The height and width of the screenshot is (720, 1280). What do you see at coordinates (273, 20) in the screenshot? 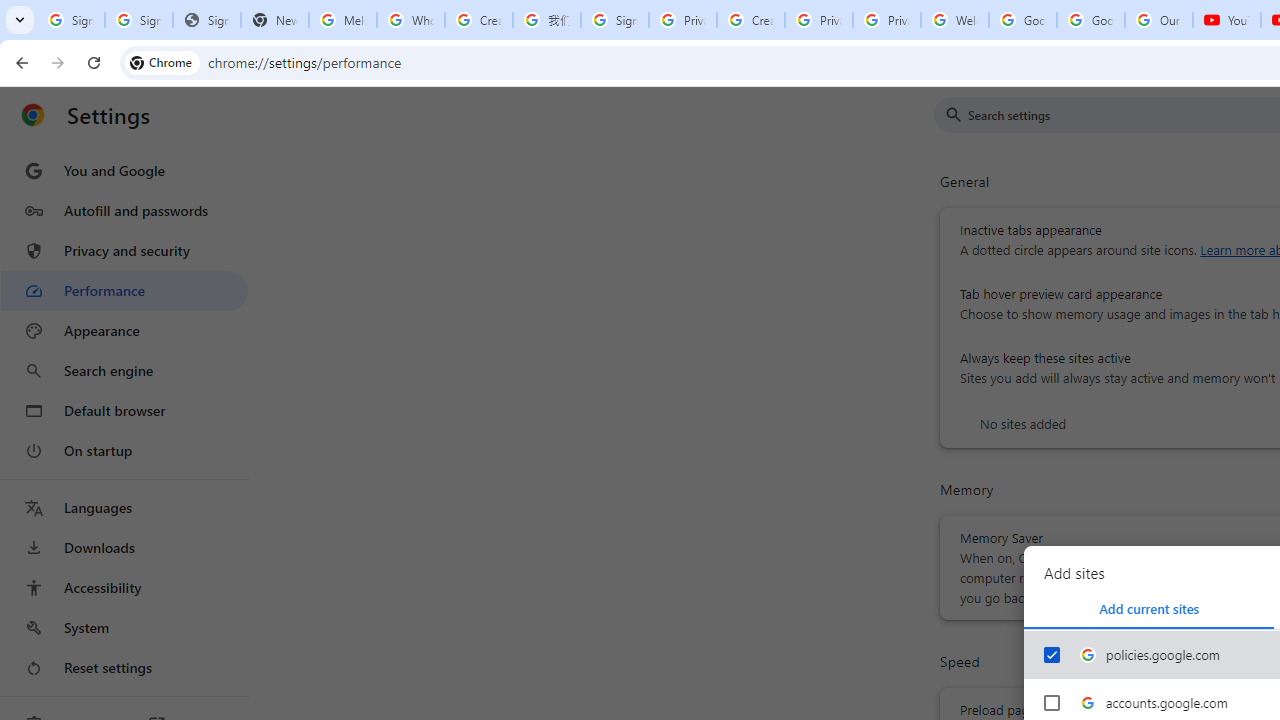
I see `'New Tab'` at bounding box center [273, 20].